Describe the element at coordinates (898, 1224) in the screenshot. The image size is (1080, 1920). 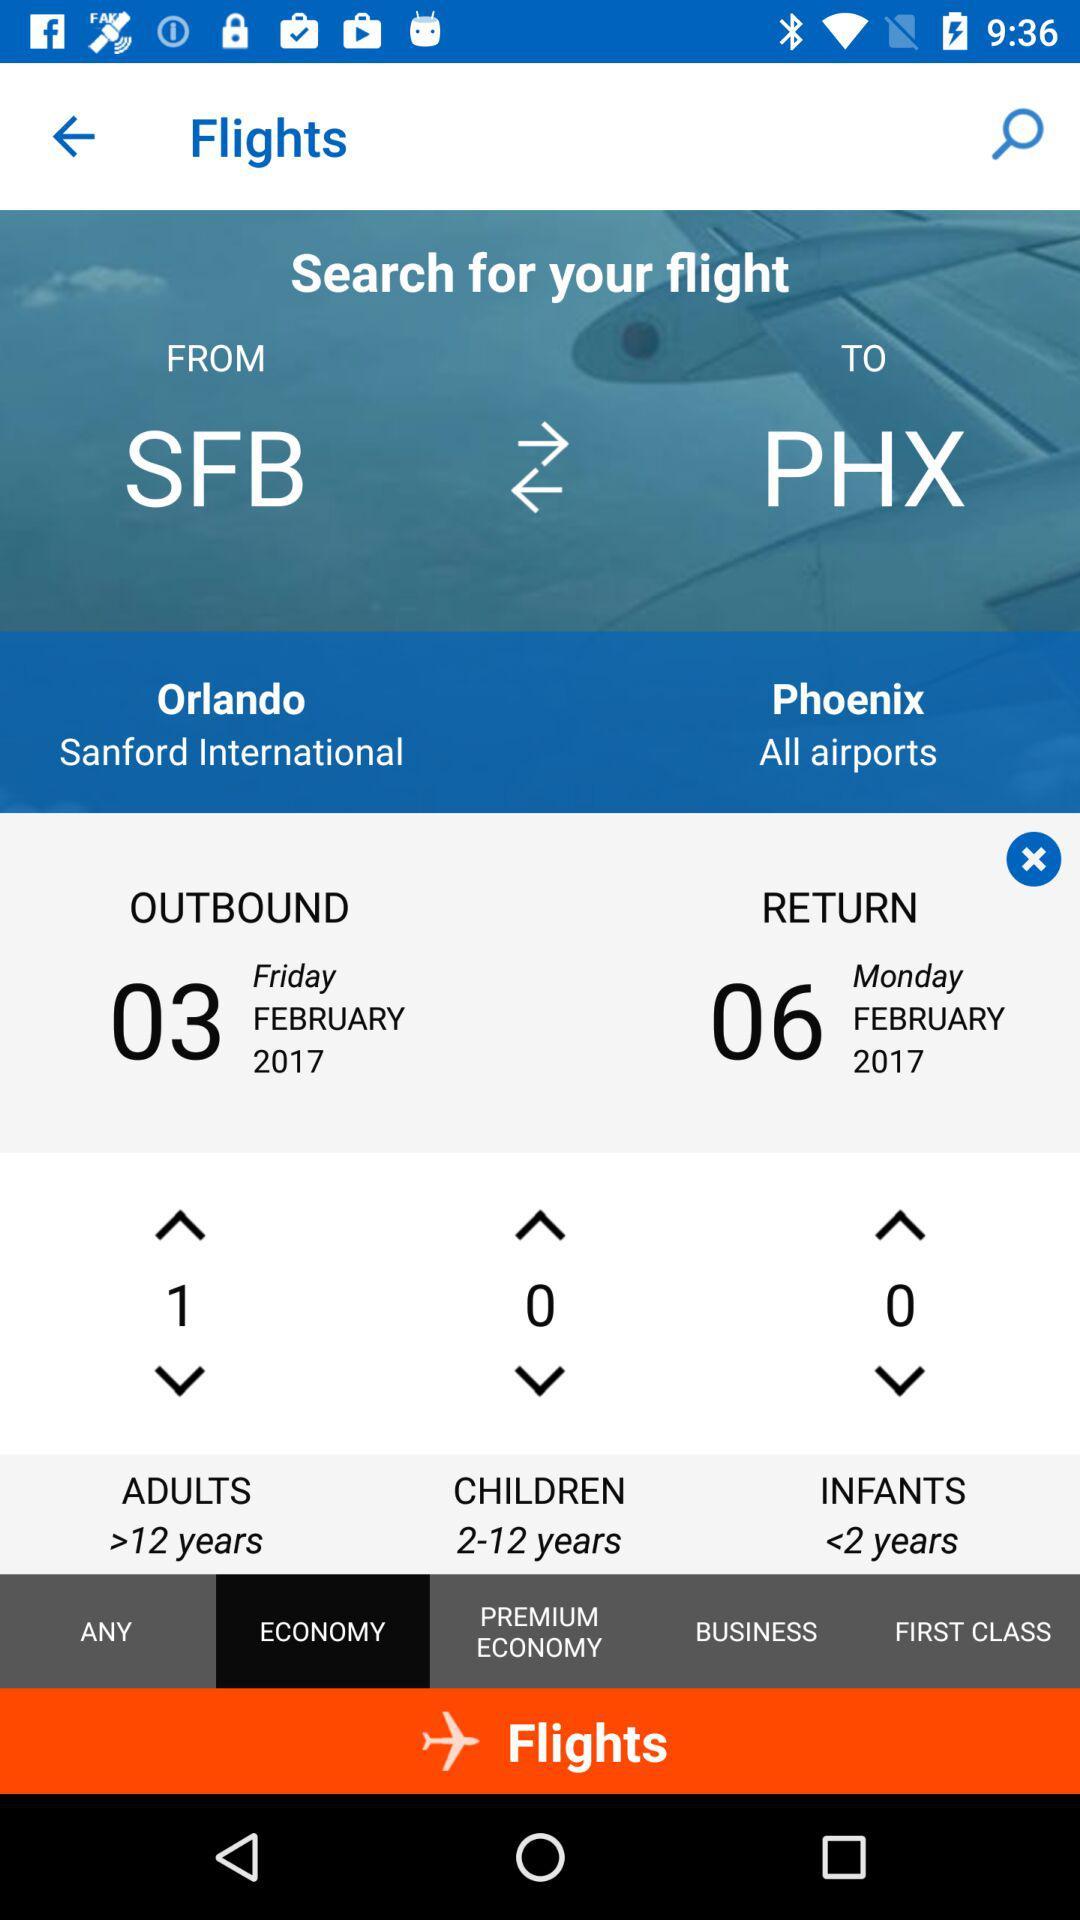
I see `the font icon` at that location.